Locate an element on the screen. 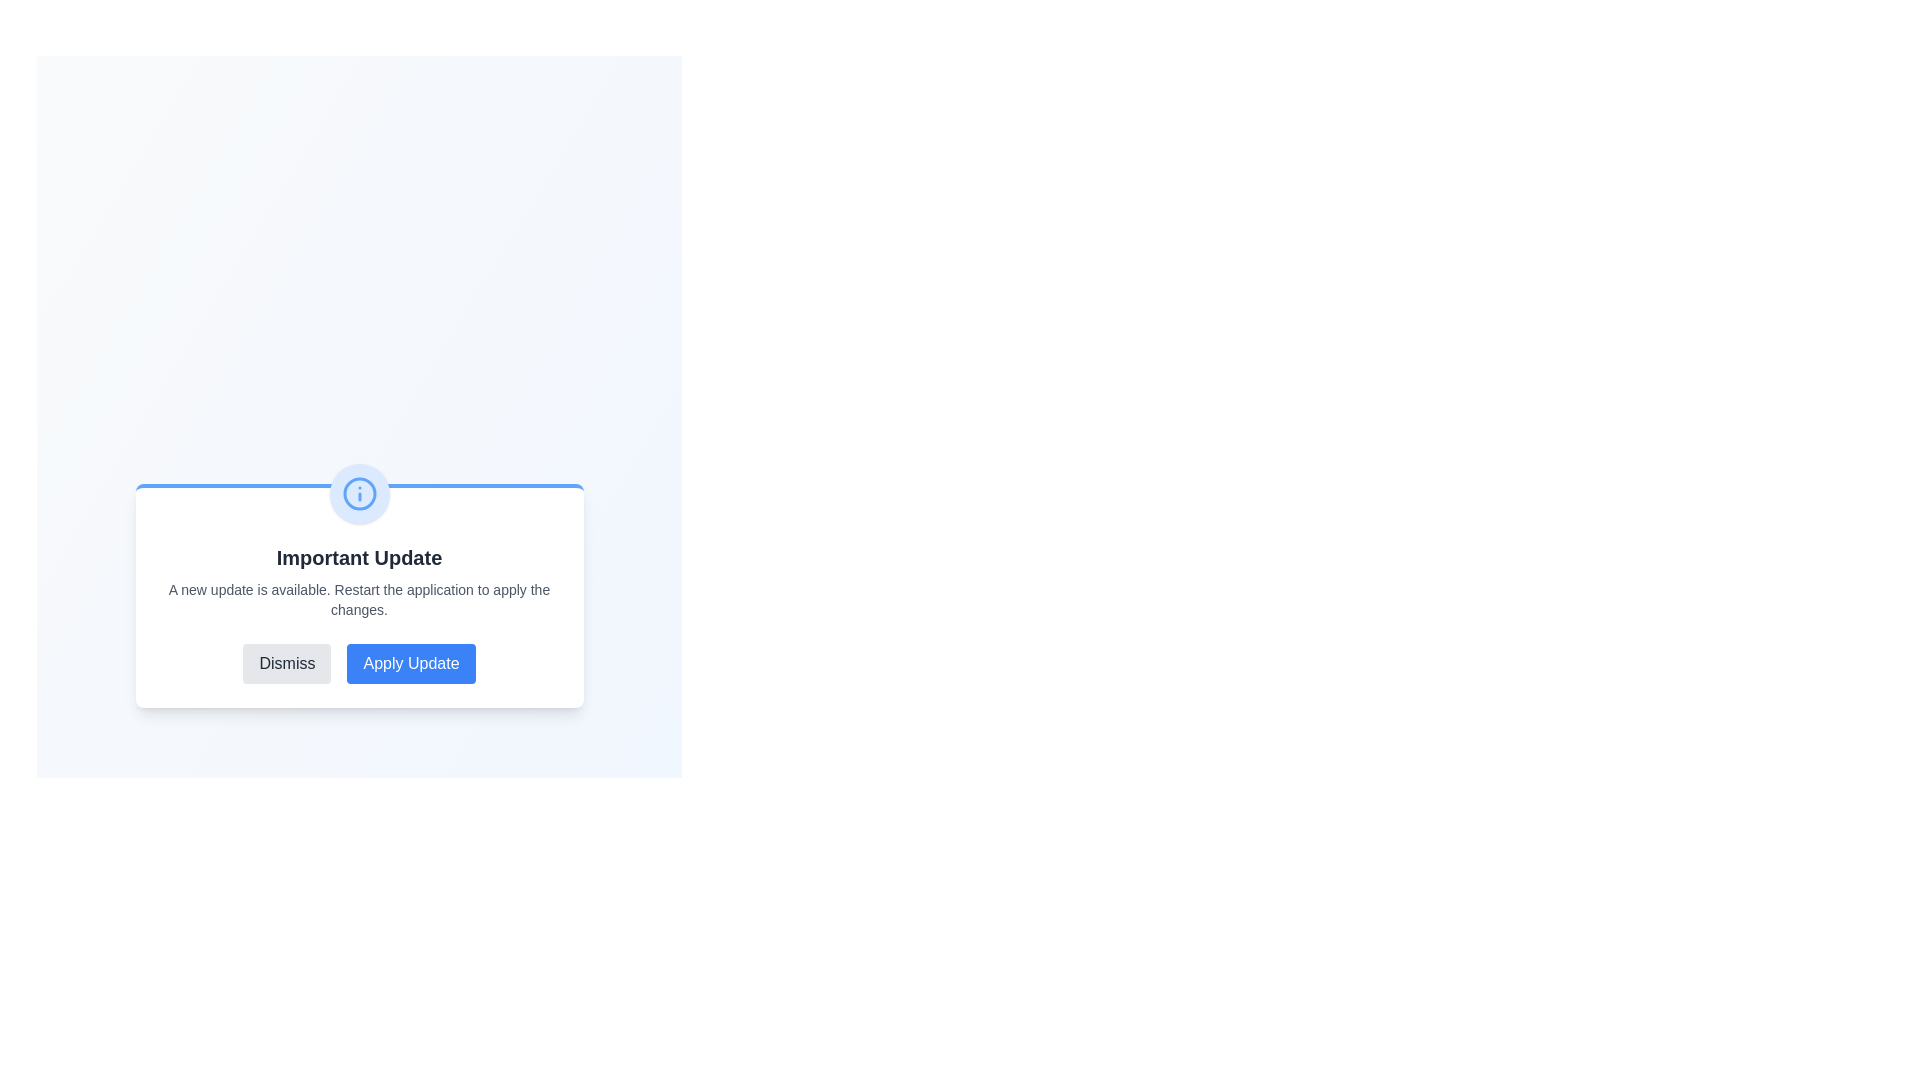 This screenshot has height=1080, width=1920. the 'Dismiss' button to dismiss the alert is located at coordinates (286, 663).